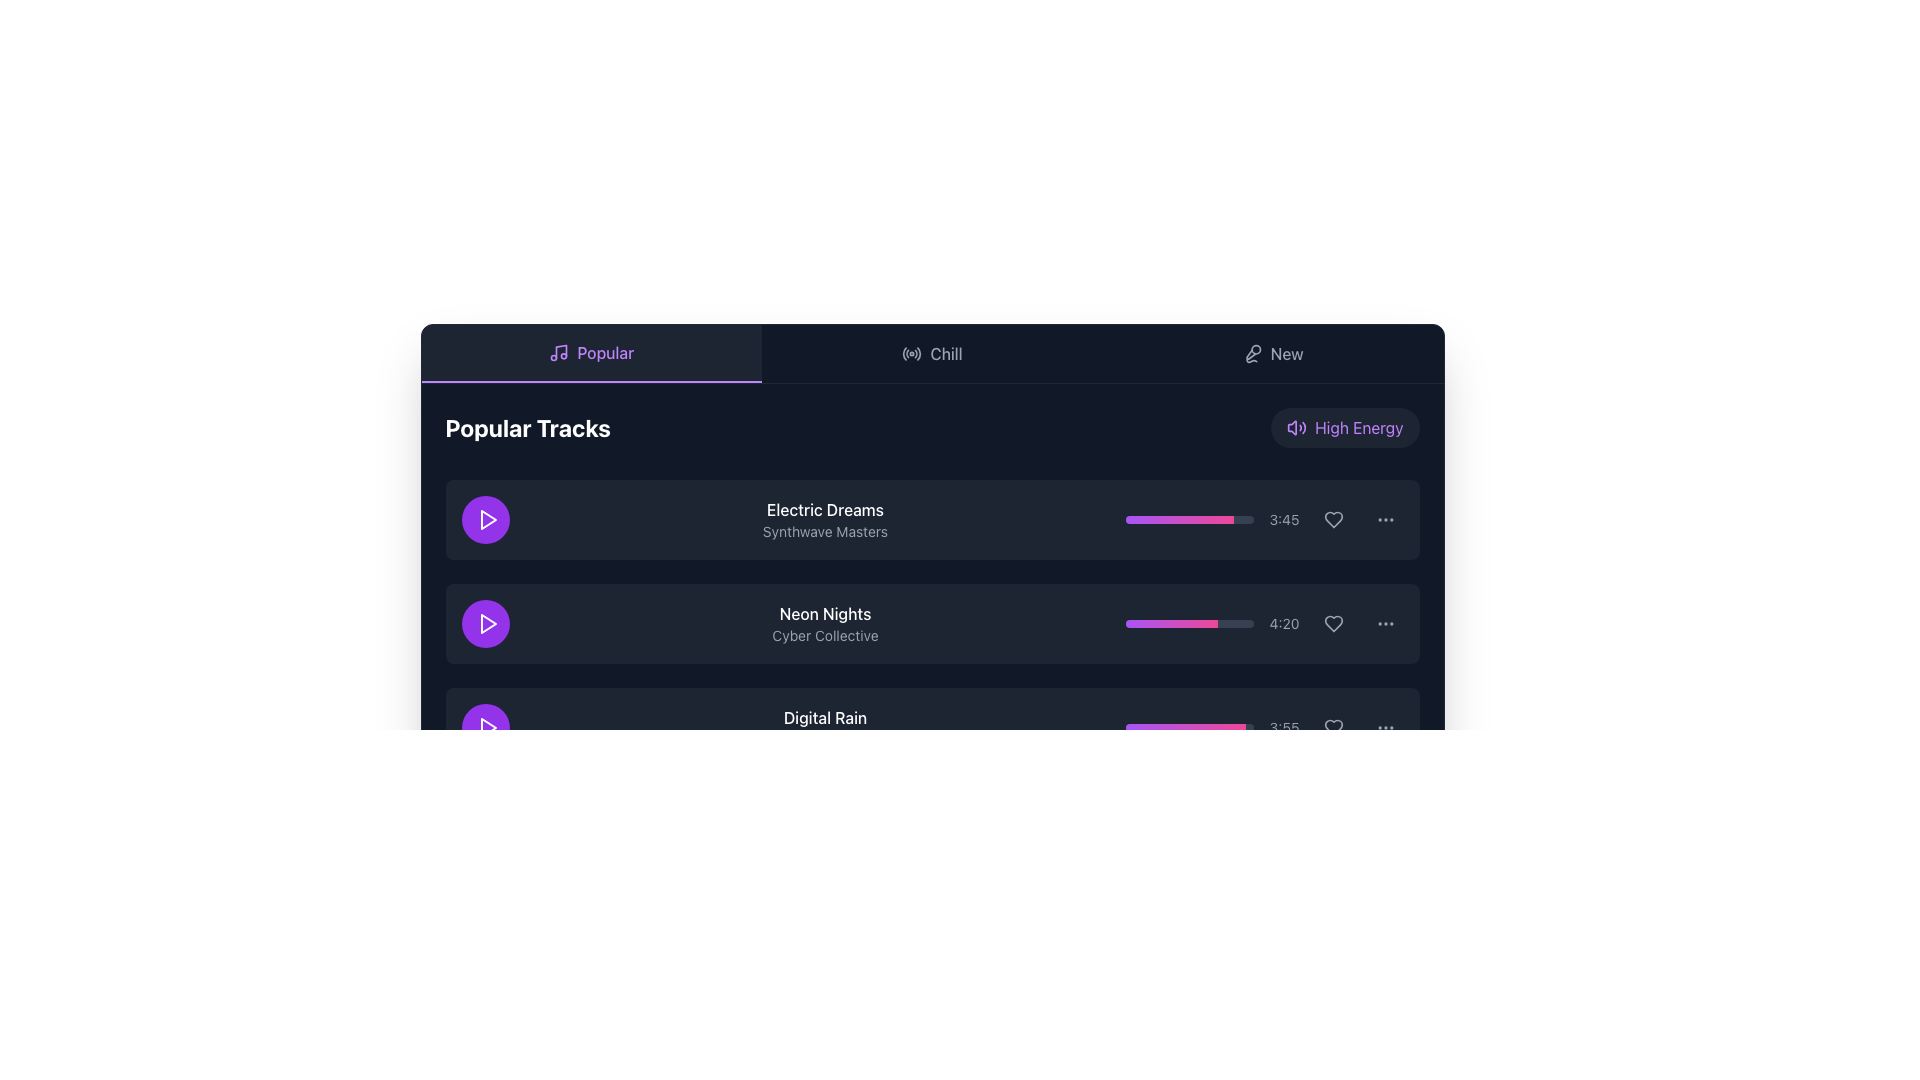  I want to click on progress, so click(1179, 623).